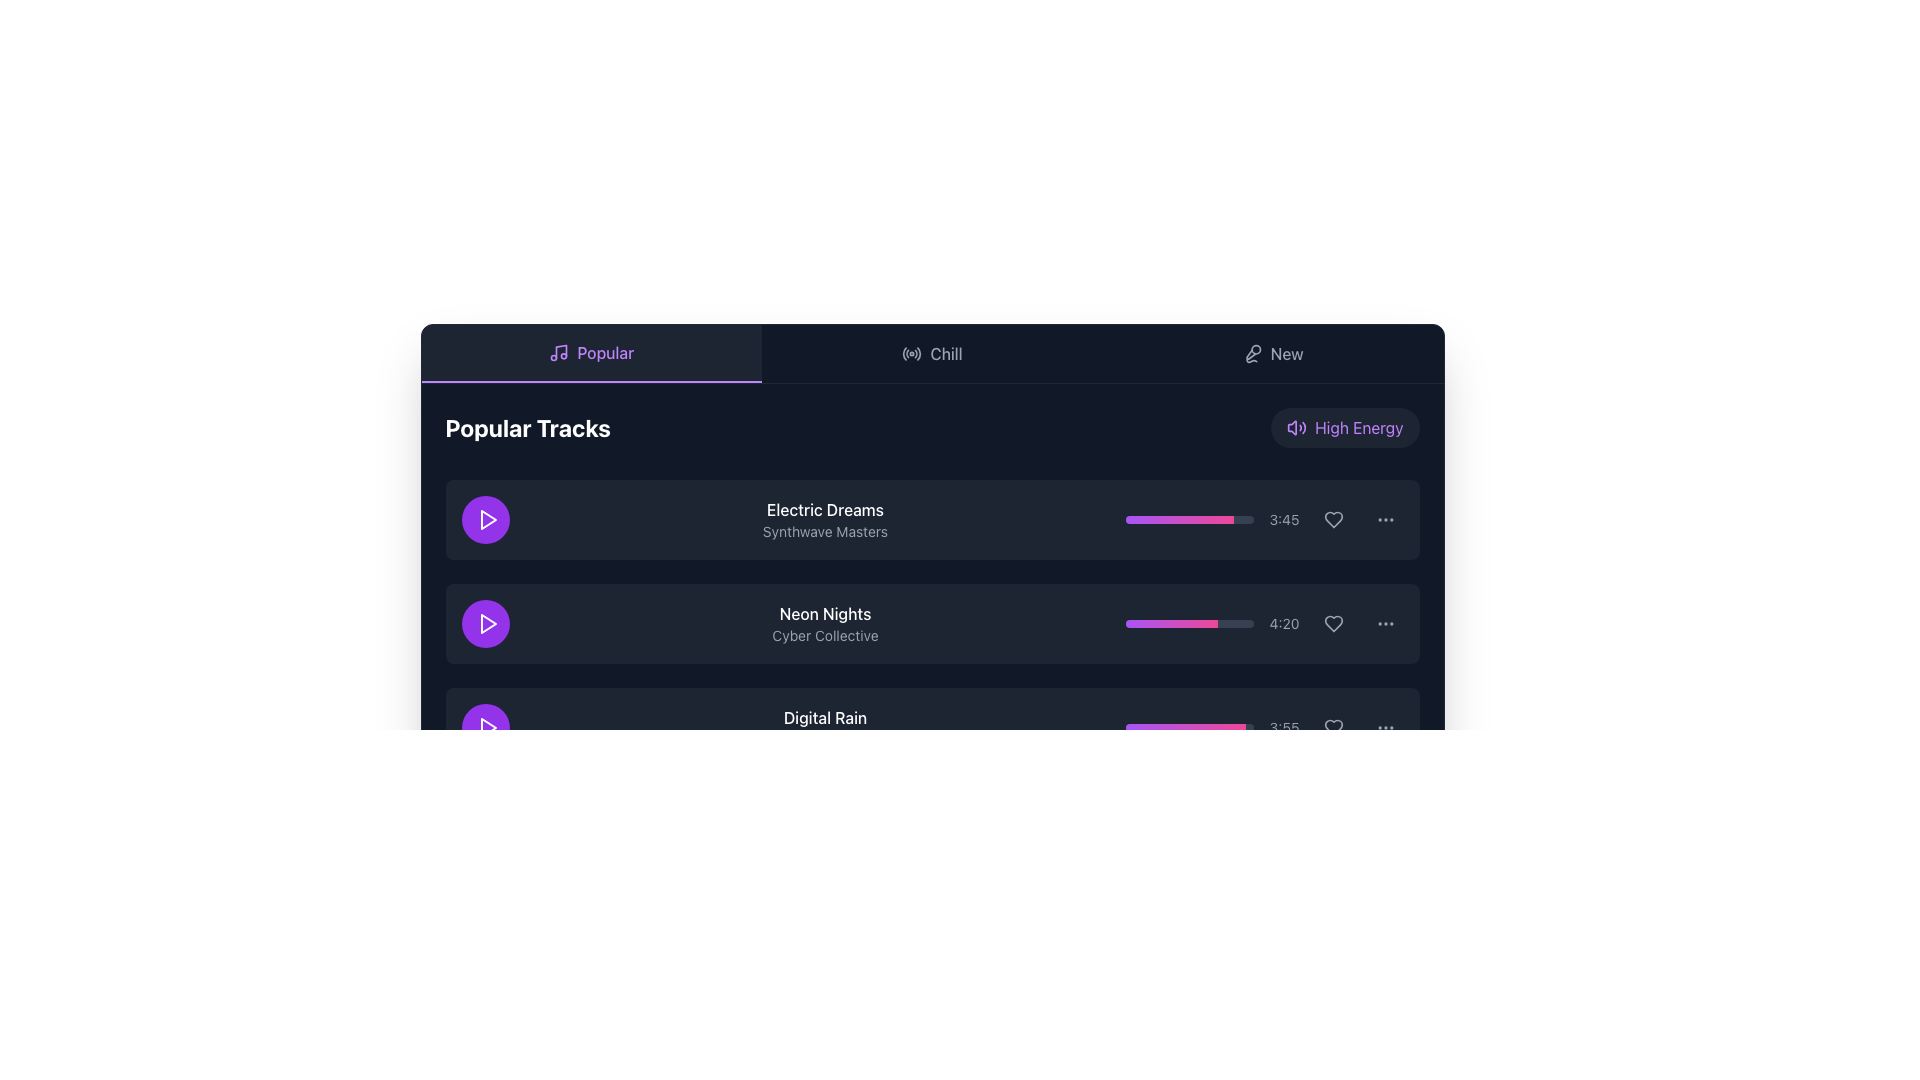  I want to click on progress, so click(1179, 623).